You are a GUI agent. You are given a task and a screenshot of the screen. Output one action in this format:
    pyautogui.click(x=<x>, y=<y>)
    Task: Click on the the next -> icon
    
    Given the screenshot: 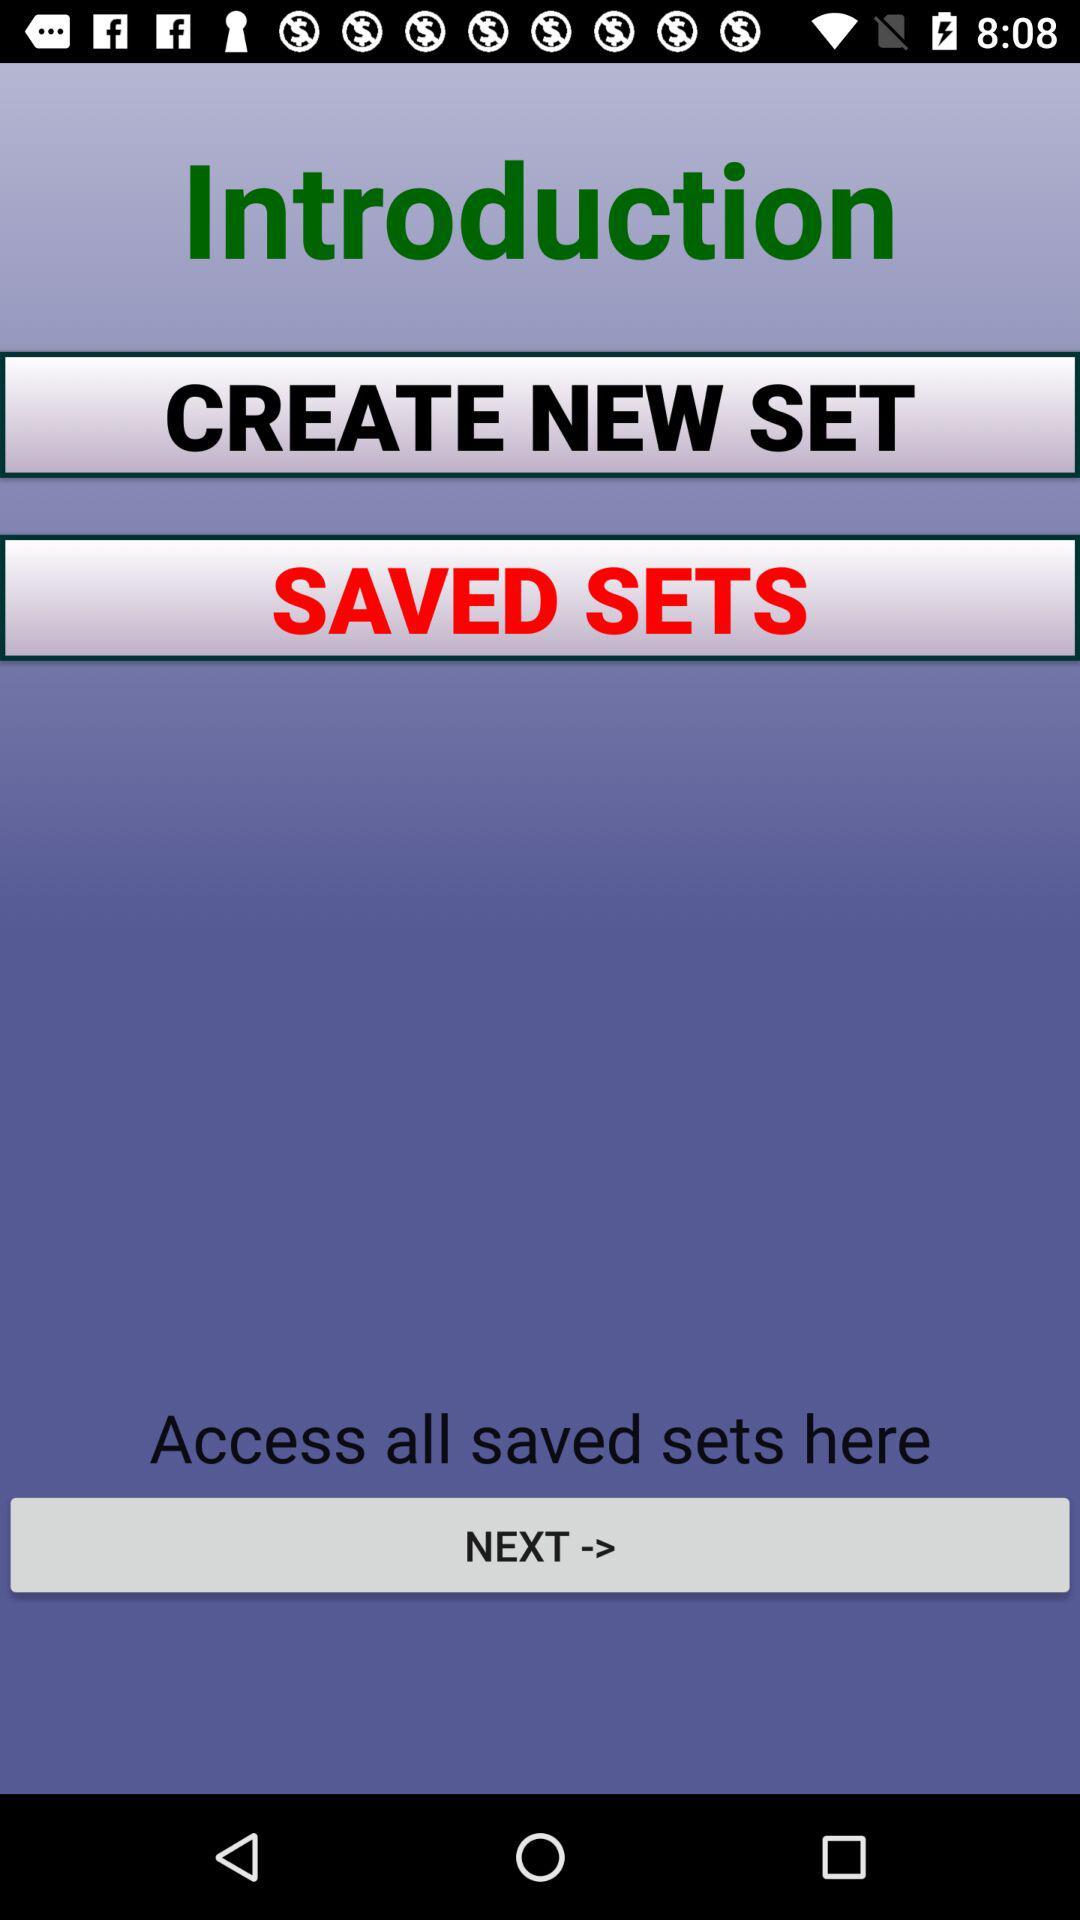 What is the action you would take?
    pyautogui.click(x=540, y=1544)
    